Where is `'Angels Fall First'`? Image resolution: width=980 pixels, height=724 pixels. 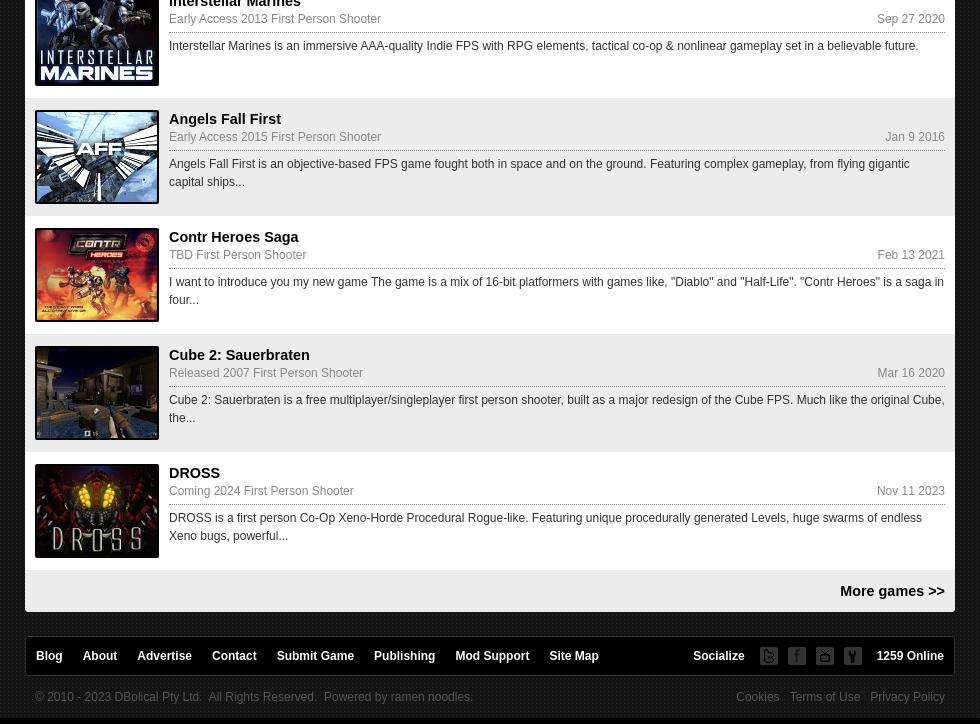
'Angels Fall First' is located at coordinates (224, 118).